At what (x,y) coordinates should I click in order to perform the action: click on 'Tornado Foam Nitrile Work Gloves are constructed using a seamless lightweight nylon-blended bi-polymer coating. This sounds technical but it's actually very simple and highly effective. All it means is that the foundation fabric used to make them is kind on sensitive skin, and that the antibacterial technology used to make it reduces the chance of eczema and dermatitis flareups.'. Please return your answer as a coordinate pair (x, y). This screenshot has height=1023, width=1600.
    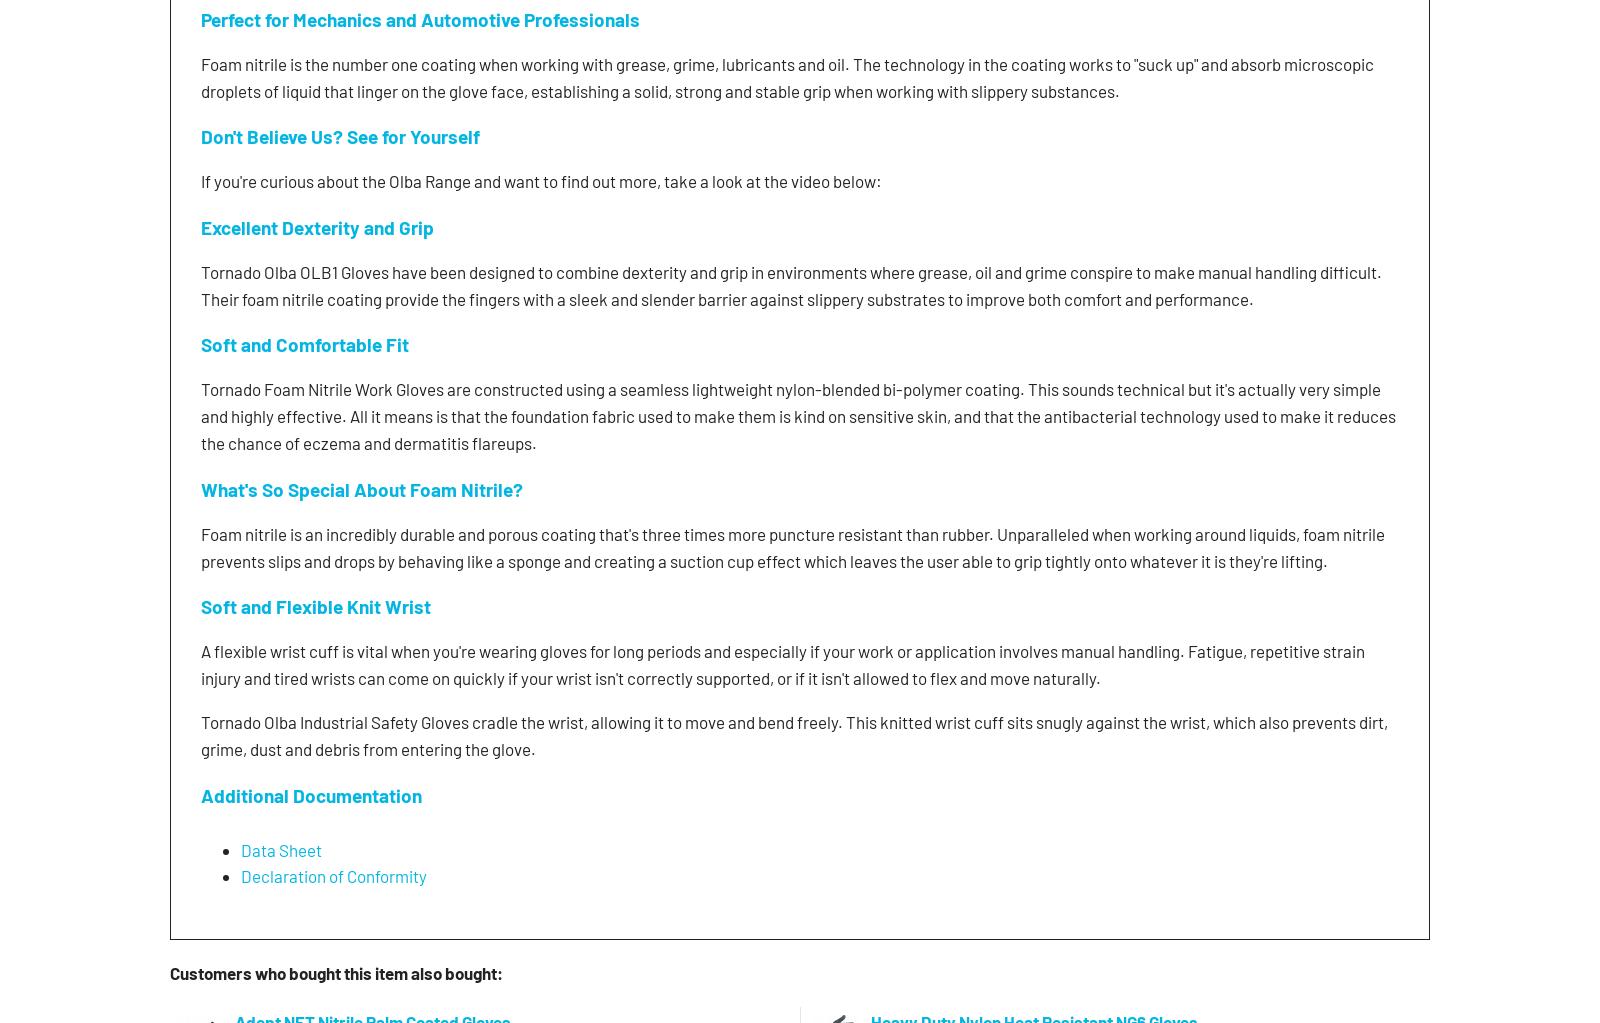
    Looking at the image, I should click on (199, 415).